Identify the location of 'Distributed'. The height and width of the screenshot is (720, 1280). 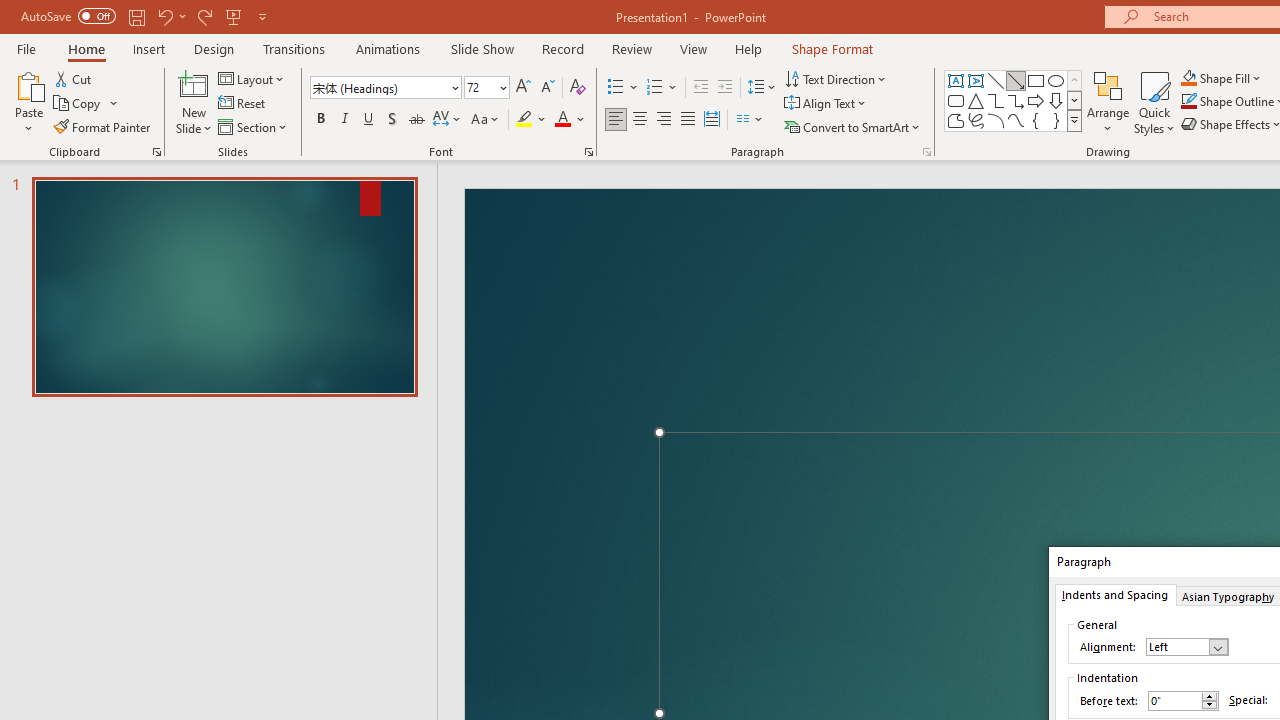
(712, 119).